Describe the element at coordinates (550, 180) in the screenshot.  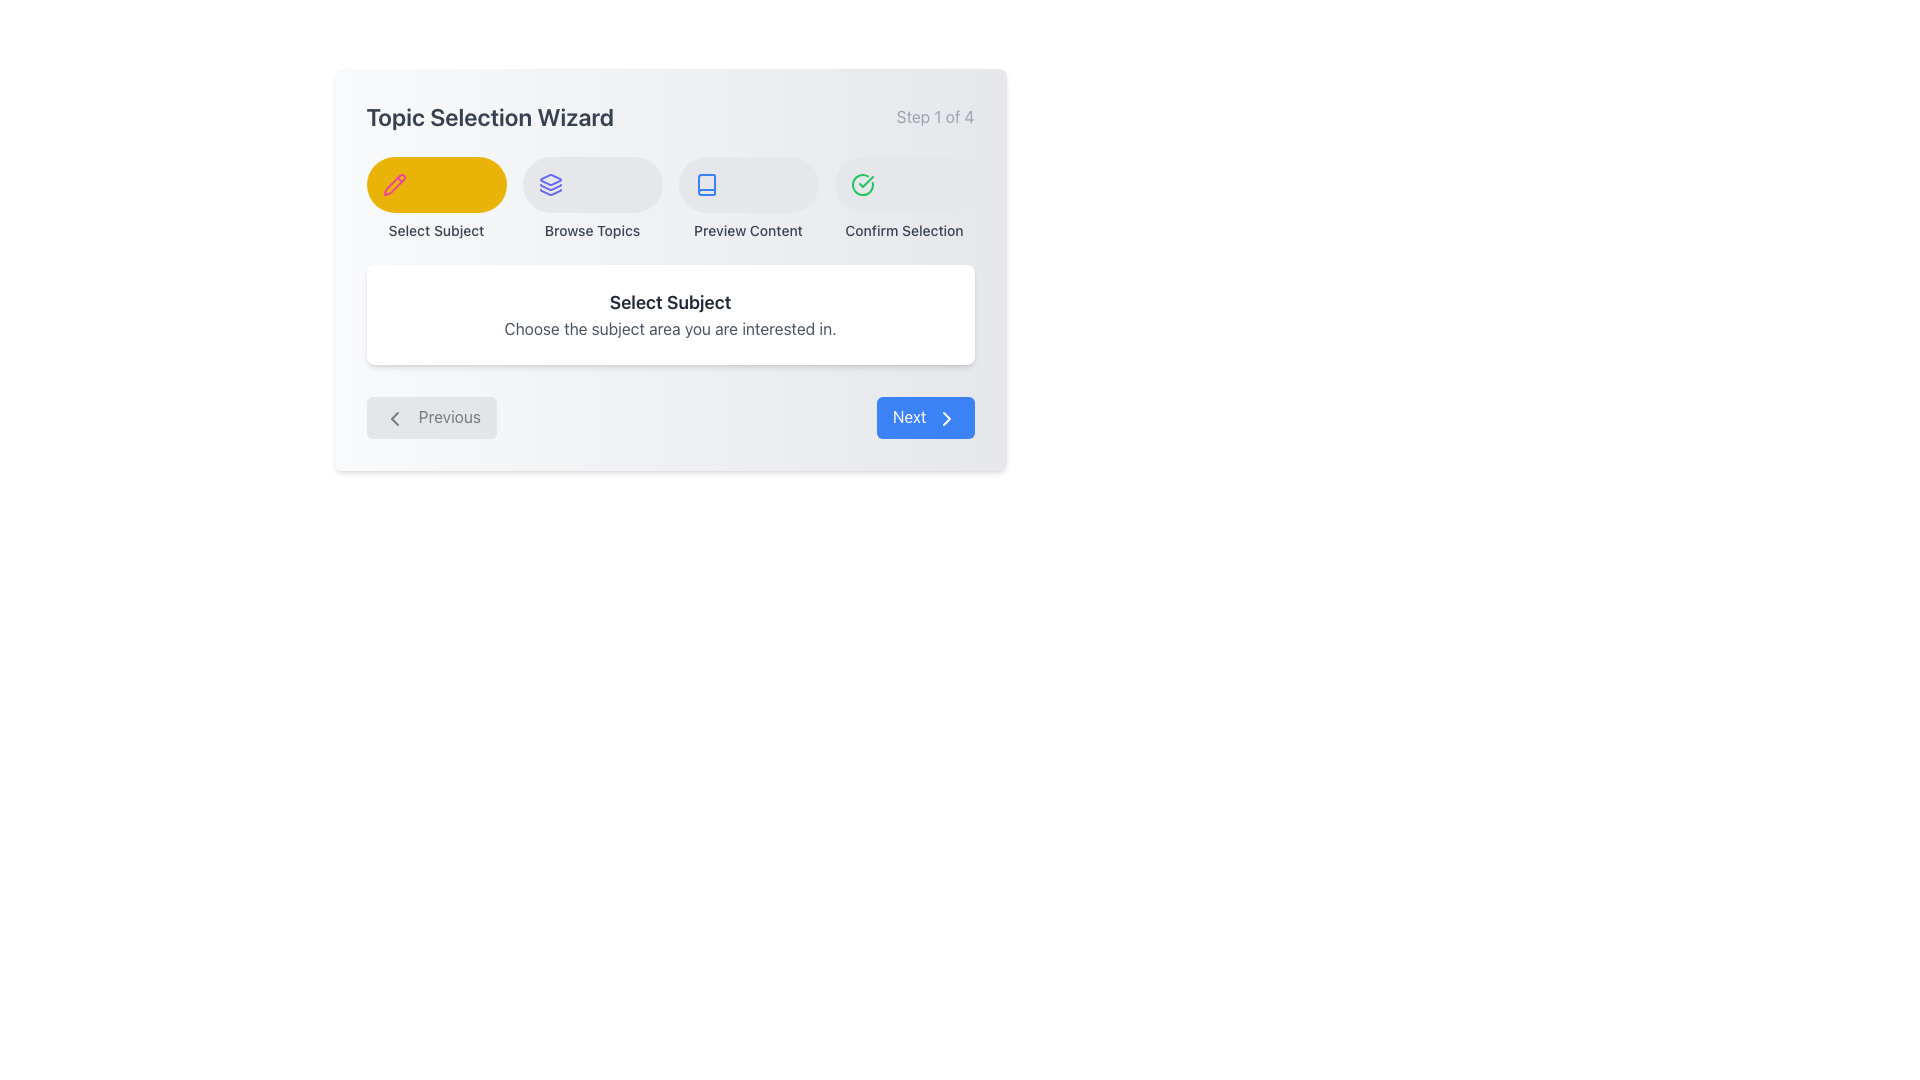
I see `the second icon in the horizontal sequence of four icons at the top section of the interface, which likely represents the 'Browse Topics' functionality` at that location.